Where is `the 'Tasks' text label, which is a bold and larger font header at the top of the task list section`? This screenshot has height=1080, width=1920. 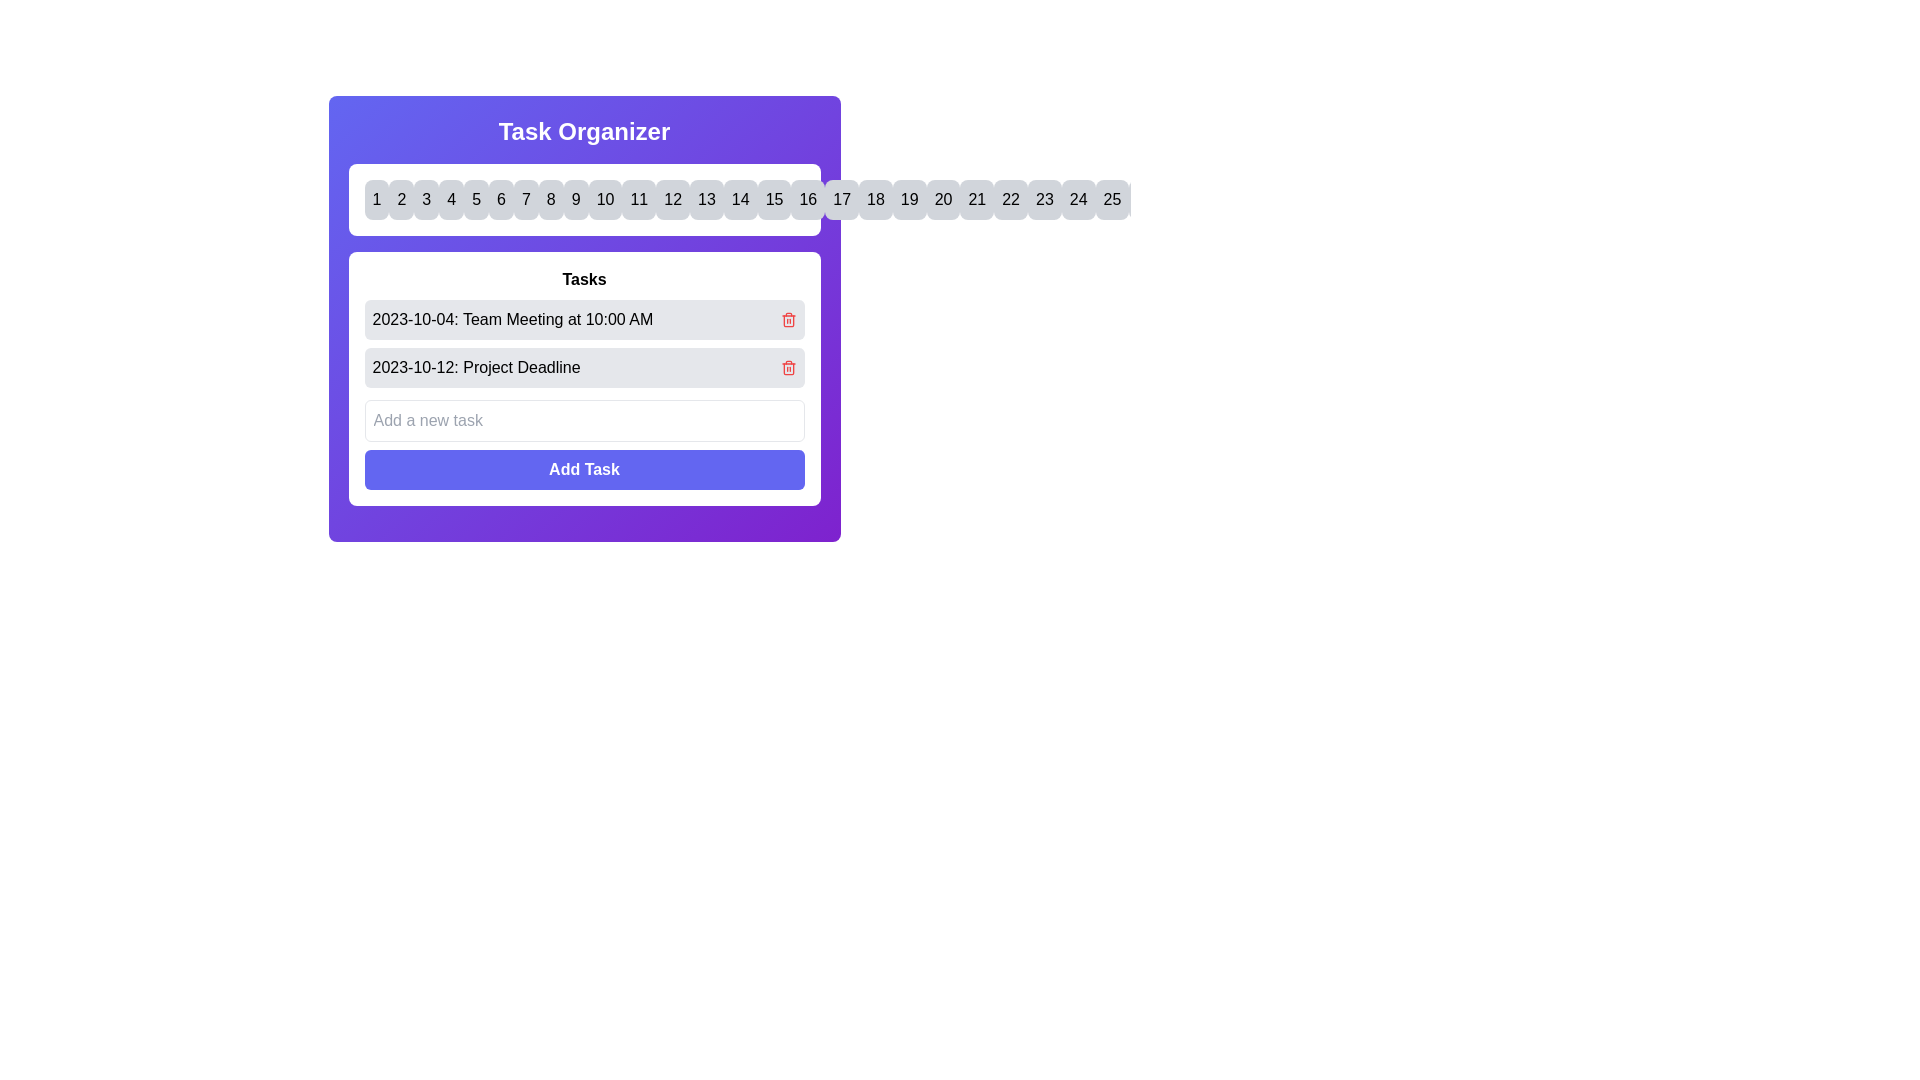
the 'Tasks' text label, which is a bold and larger font header at the top of the task list section is located at coordinates (583, 280).